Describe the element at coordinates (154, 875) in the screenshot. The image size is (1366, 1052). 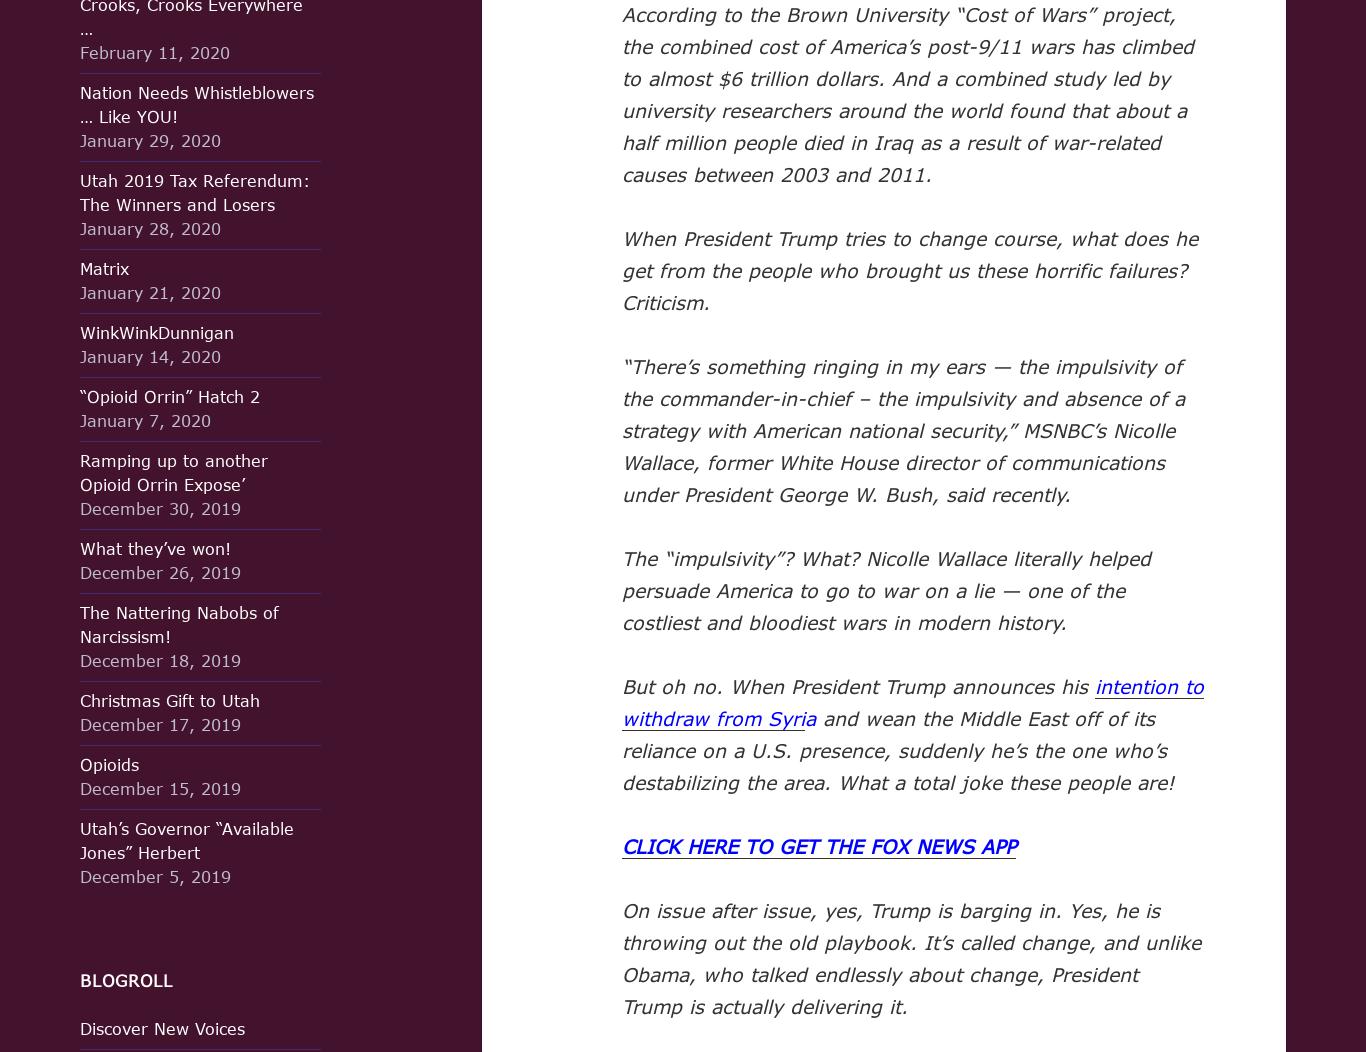
I see `'December 5, 2019'` at that location.